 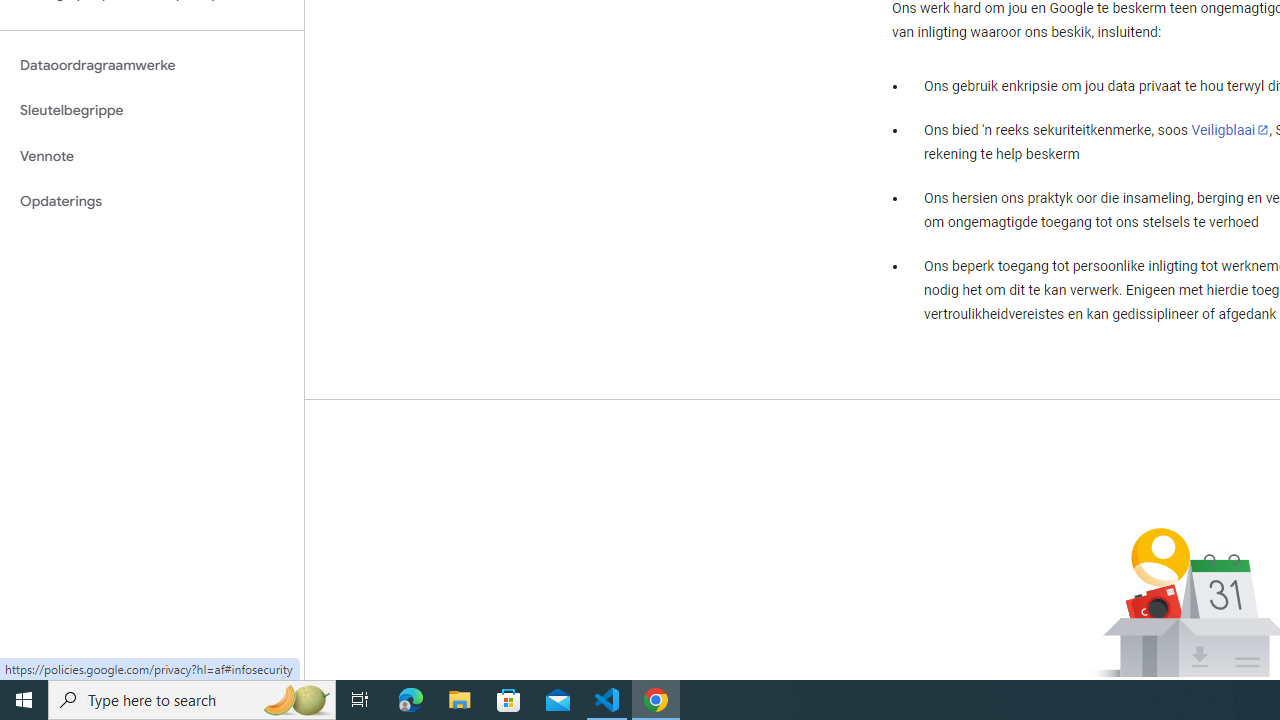 I want to click on 'Sleutelbegrippe', so click(x=151, y=110).